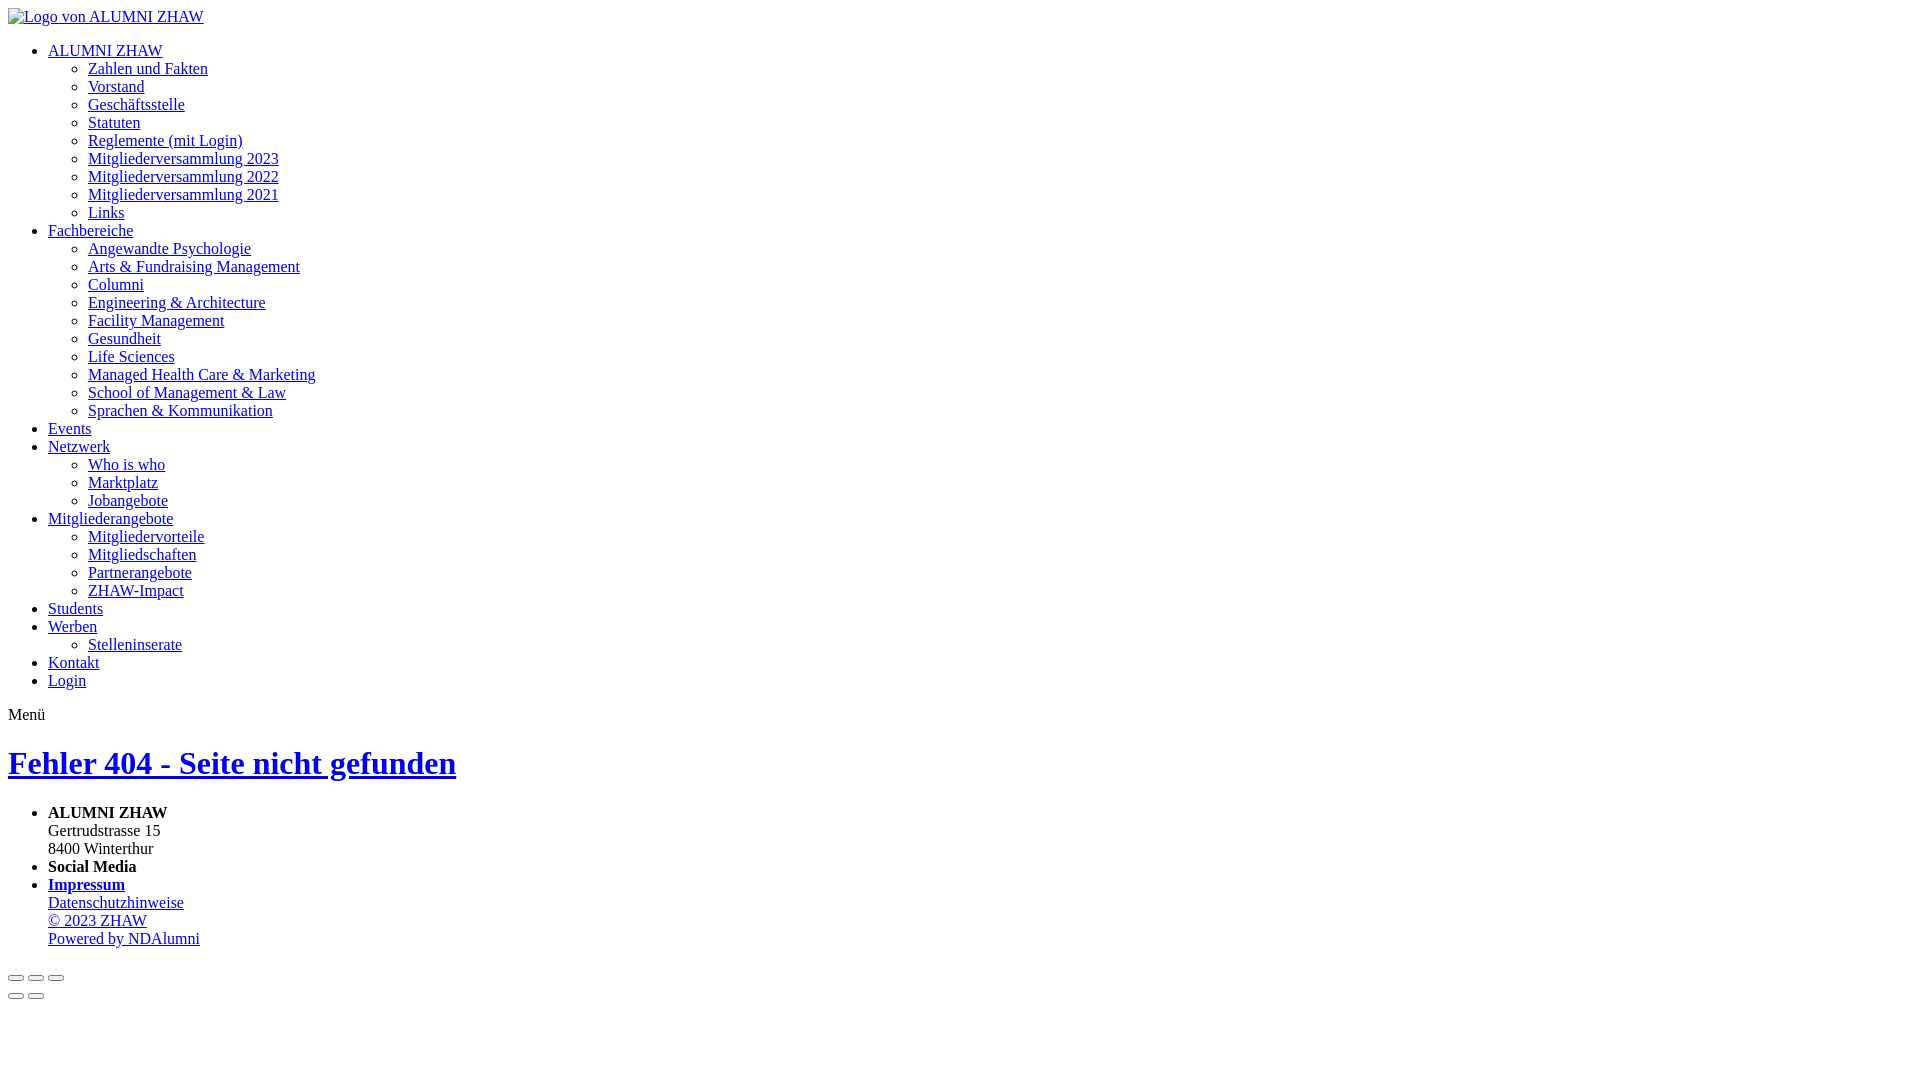 The width and height of the screenshot is (1920, 1080). What do you see at coordinates (141, 554) in the screenshot?
I see `'Mitgliedschaften'` at bounding box center [141, 554].